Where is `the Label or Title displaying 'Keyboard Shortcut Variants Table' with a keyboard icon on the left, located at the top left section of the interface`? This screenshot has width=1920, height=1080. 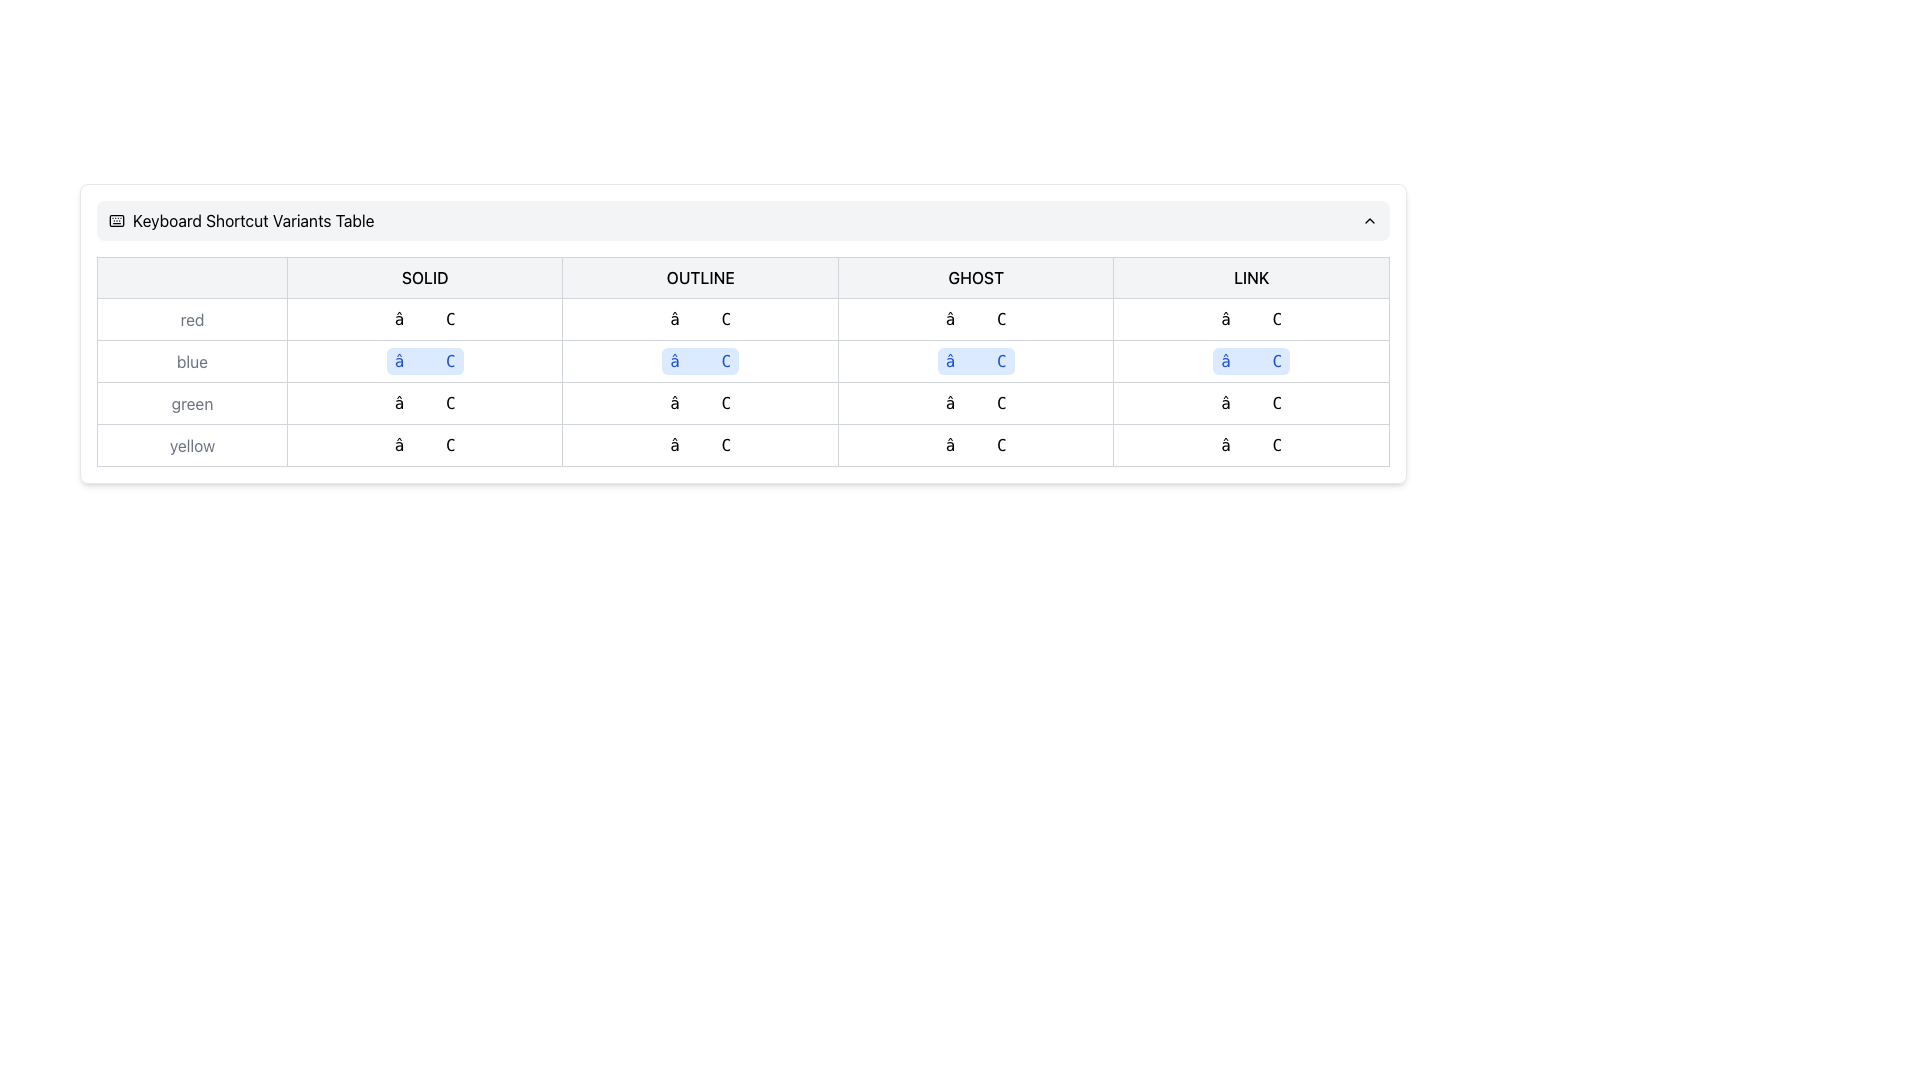
the Label or Title displaying 'Keyboard Shortcut Variants Table' with a keyboard icon on the left, located at the top left section of the interface is located at coordinates (240, 220).